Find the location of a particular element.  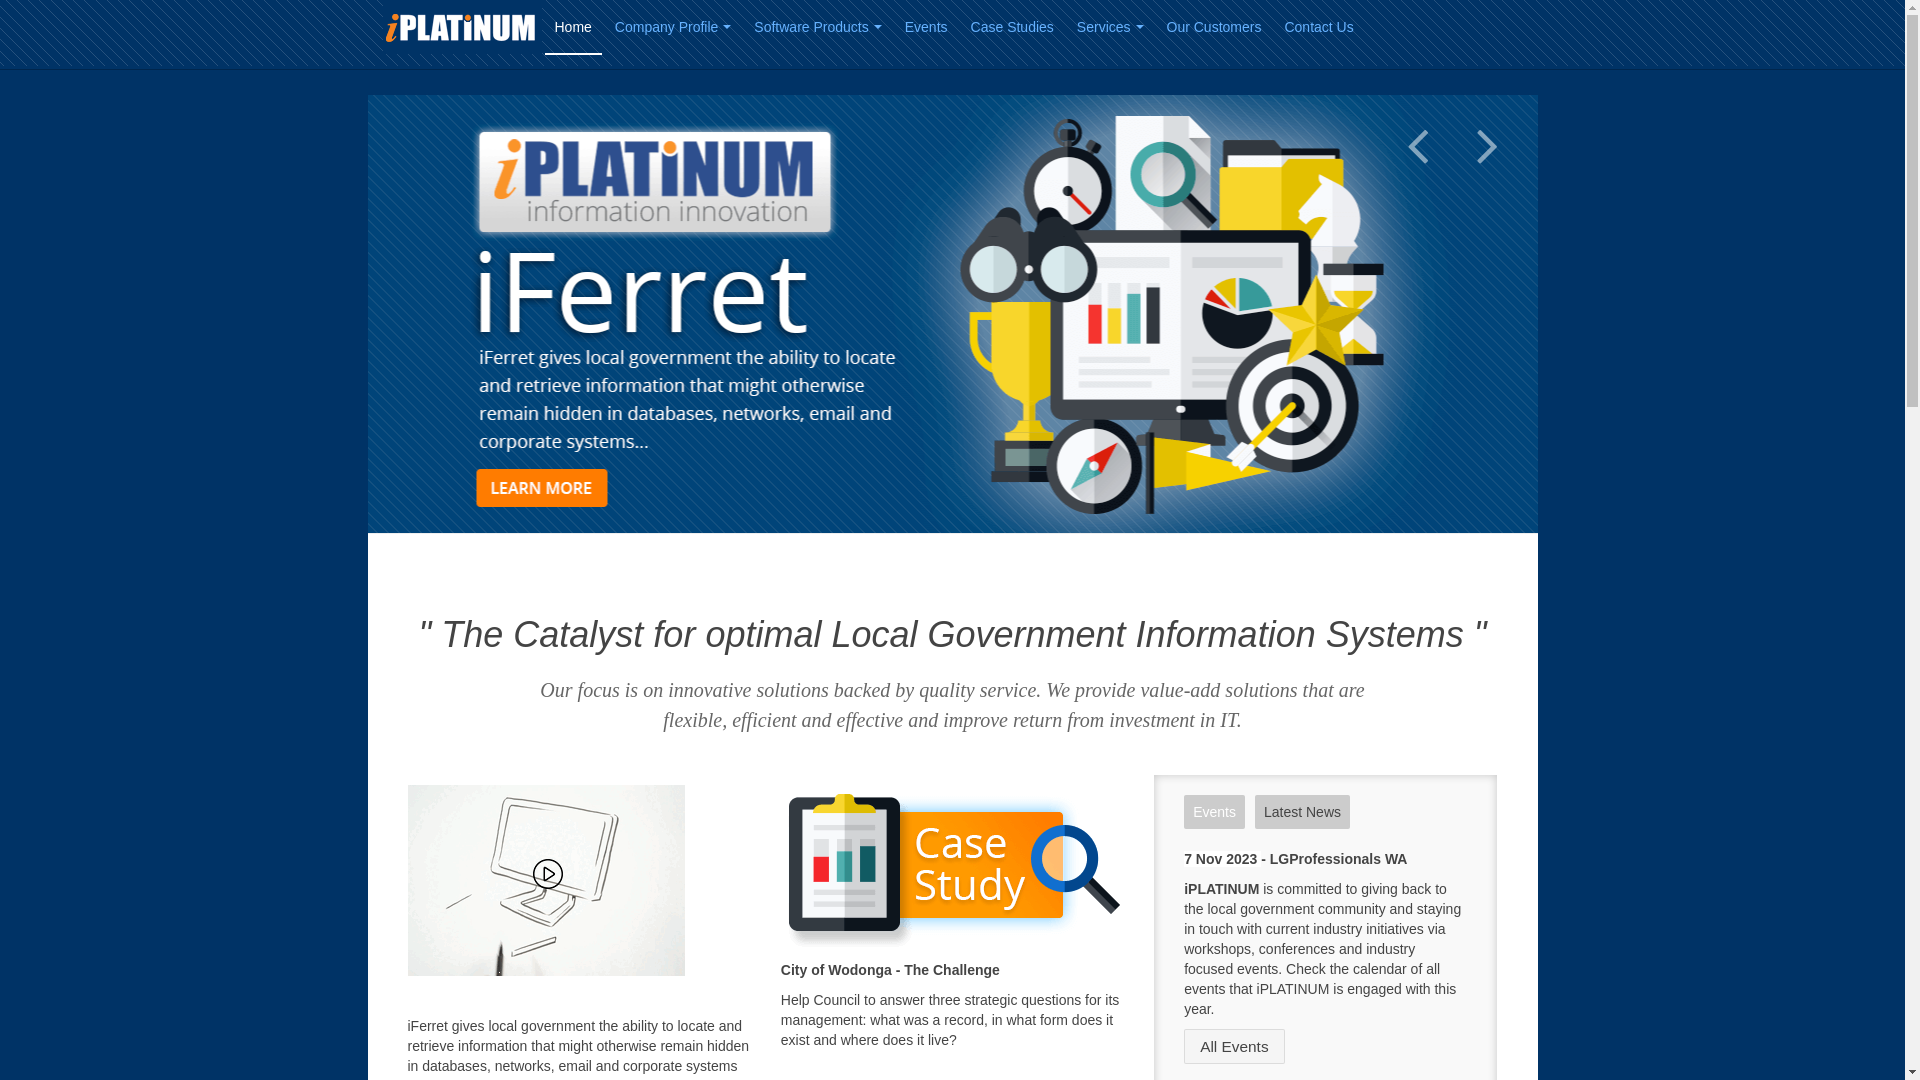

'Services' is located at coordinates (1109, 27).